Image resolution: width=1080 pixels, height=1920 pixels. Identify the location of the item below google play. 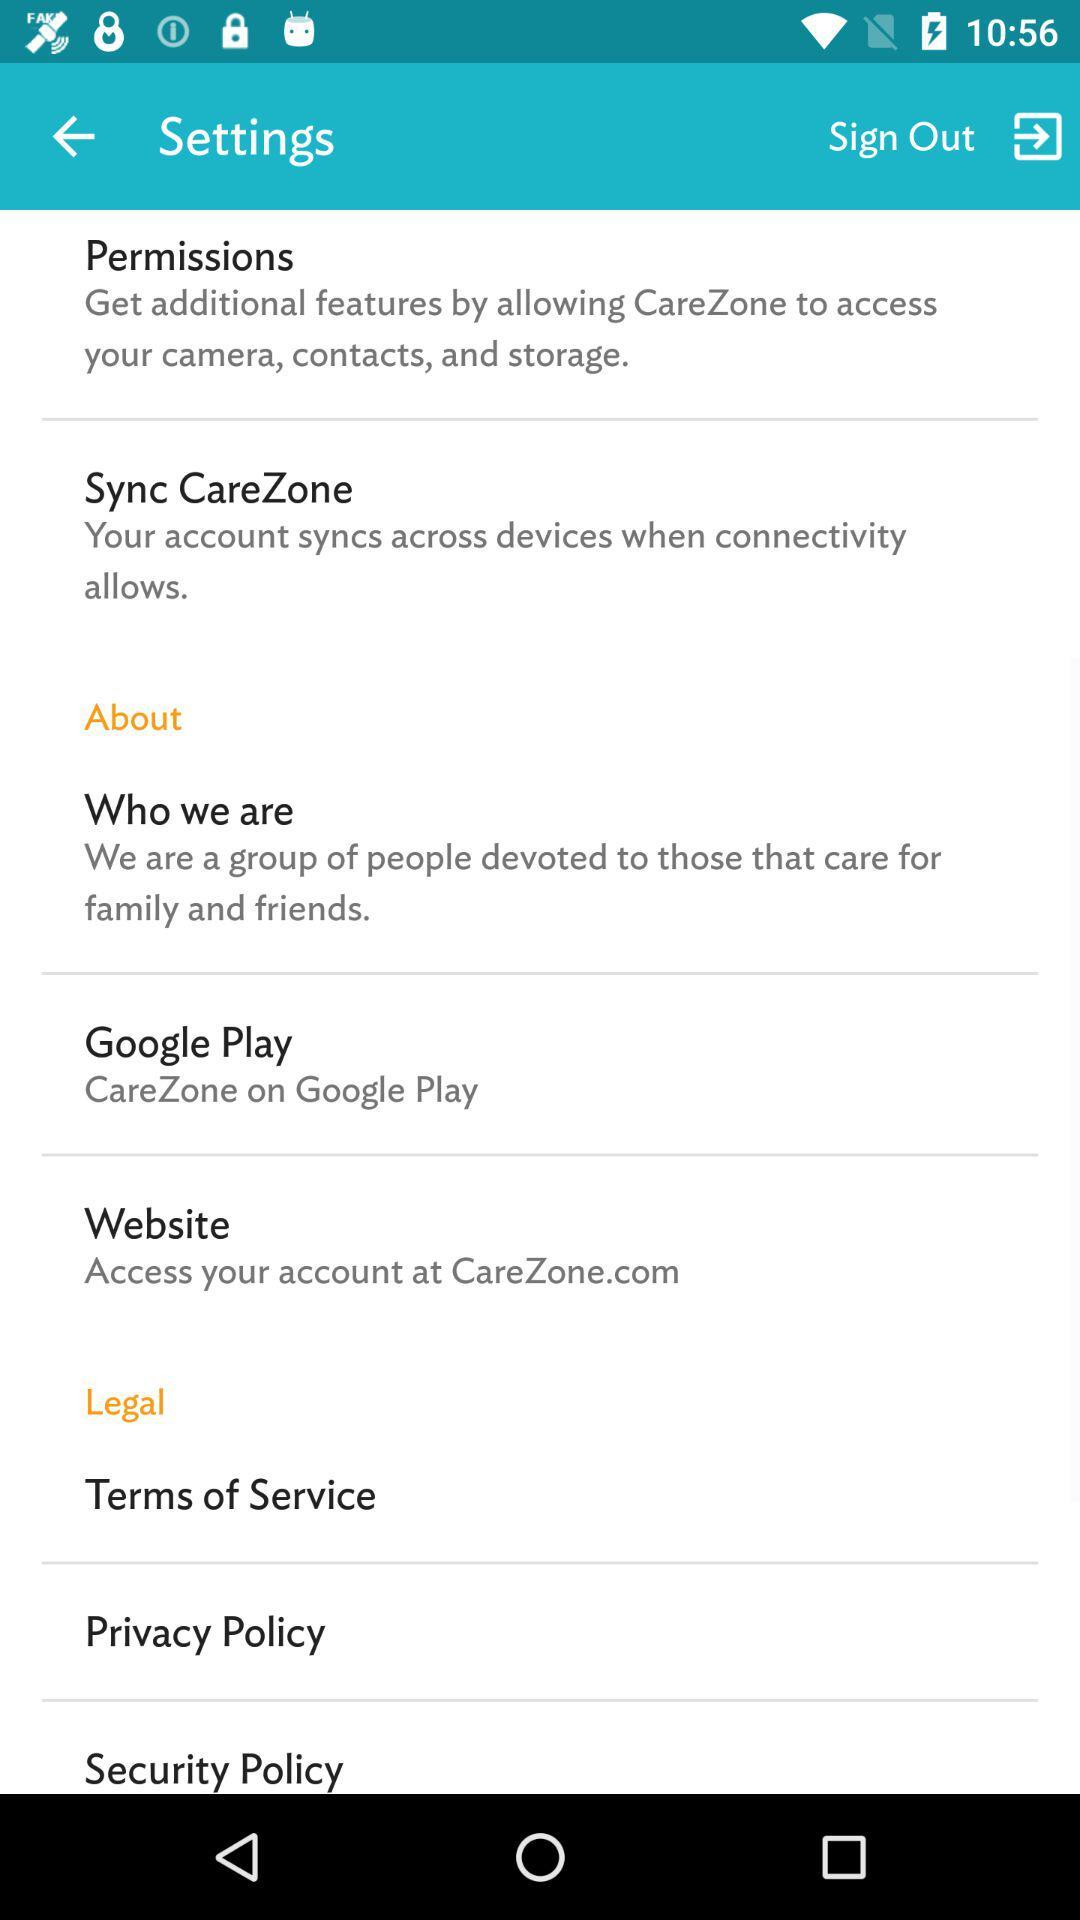
(281, 1088).